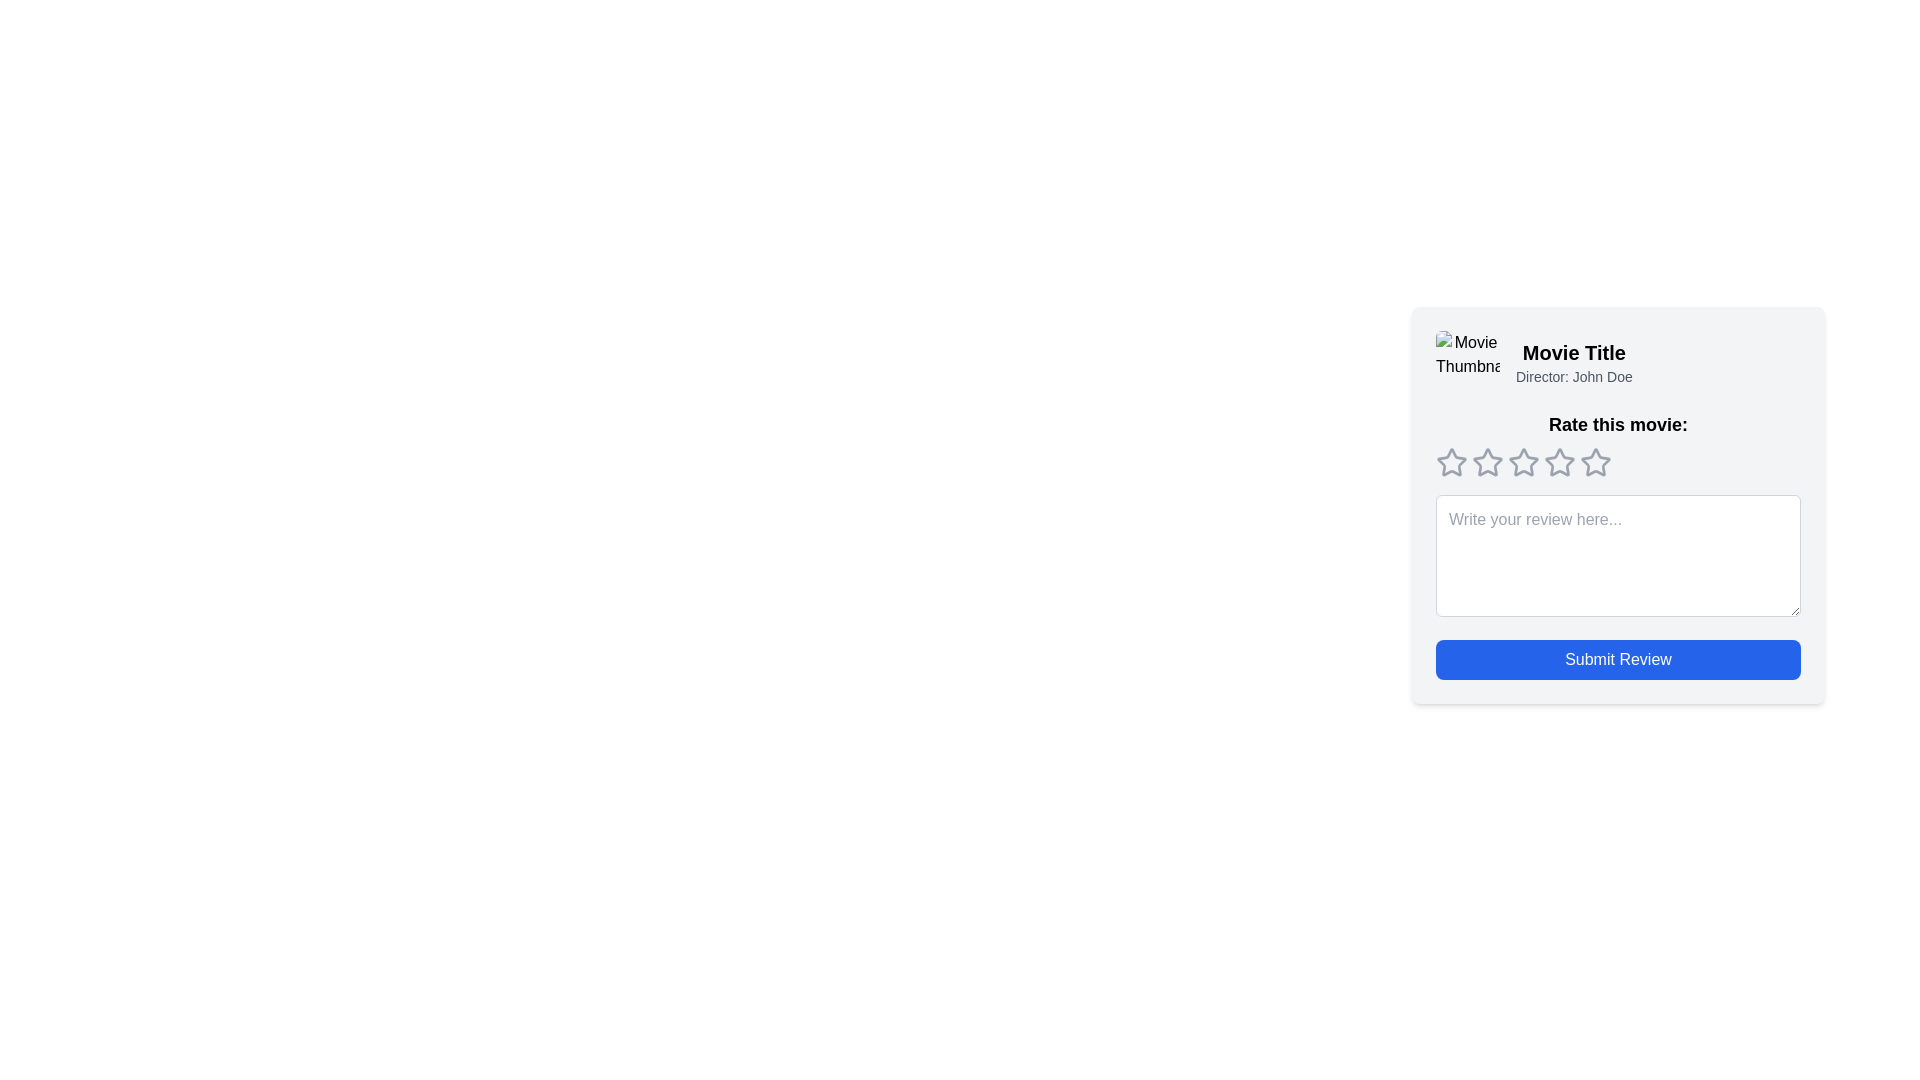  Describe the element at coordinates (1522, 462) in the screenshot. I see `the third star icon button in the five-star rating system` at that location.